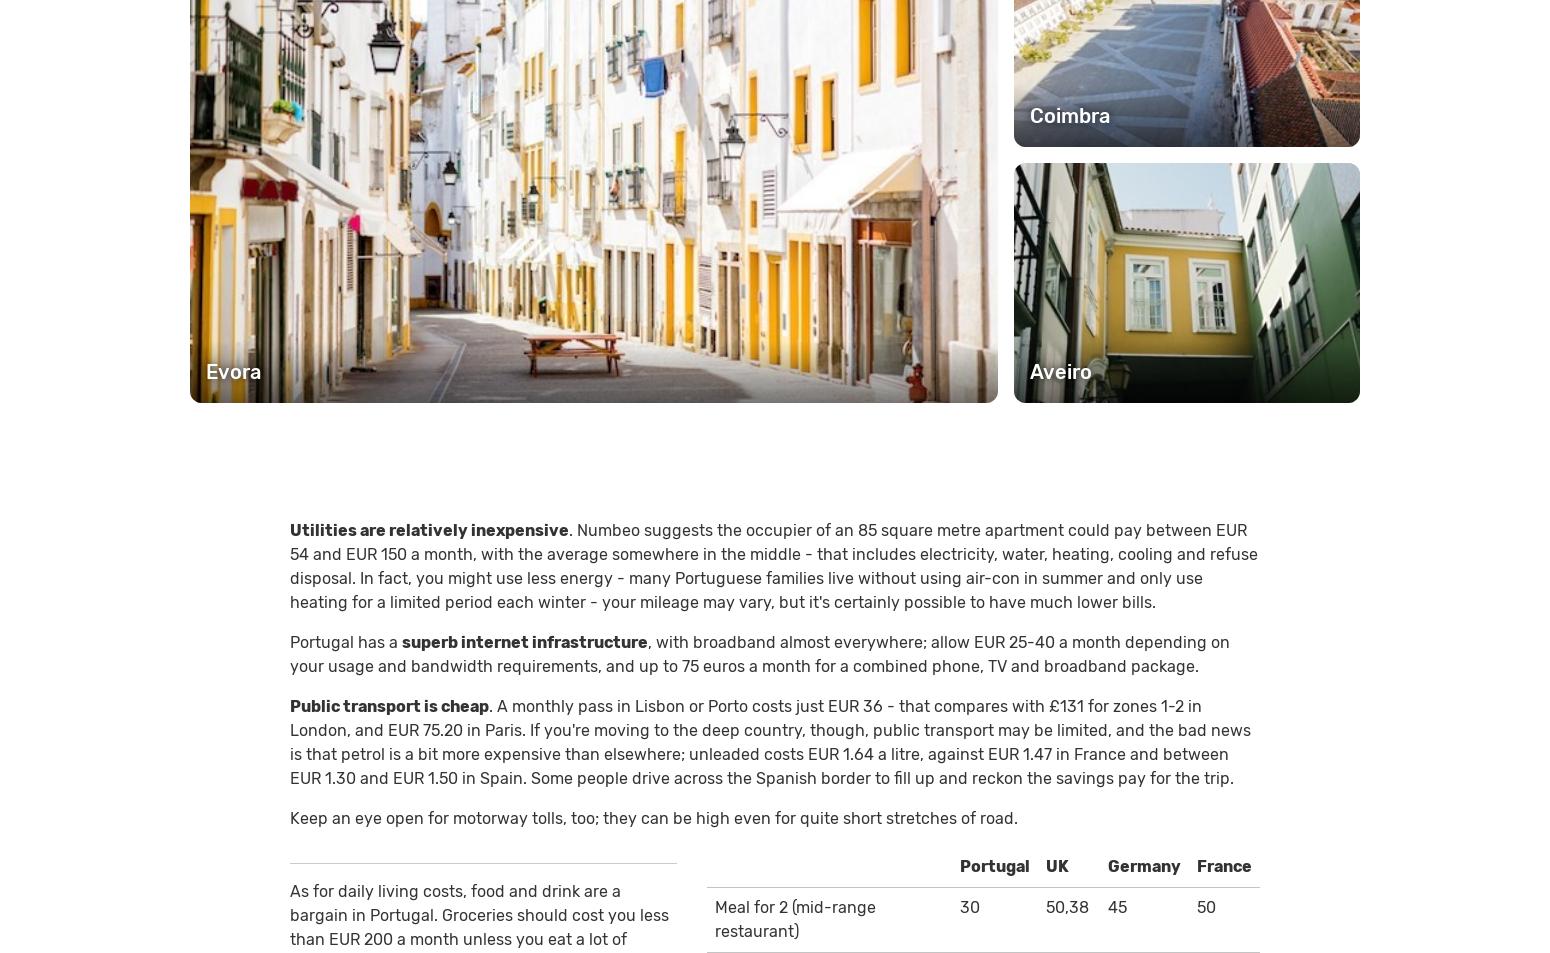 This screenshot has height=953, width=1550. Describe the element at coordinates (793, 918) in the screenshot. I see `'Meal for 2 (mid-range restaurant)'` at that location.